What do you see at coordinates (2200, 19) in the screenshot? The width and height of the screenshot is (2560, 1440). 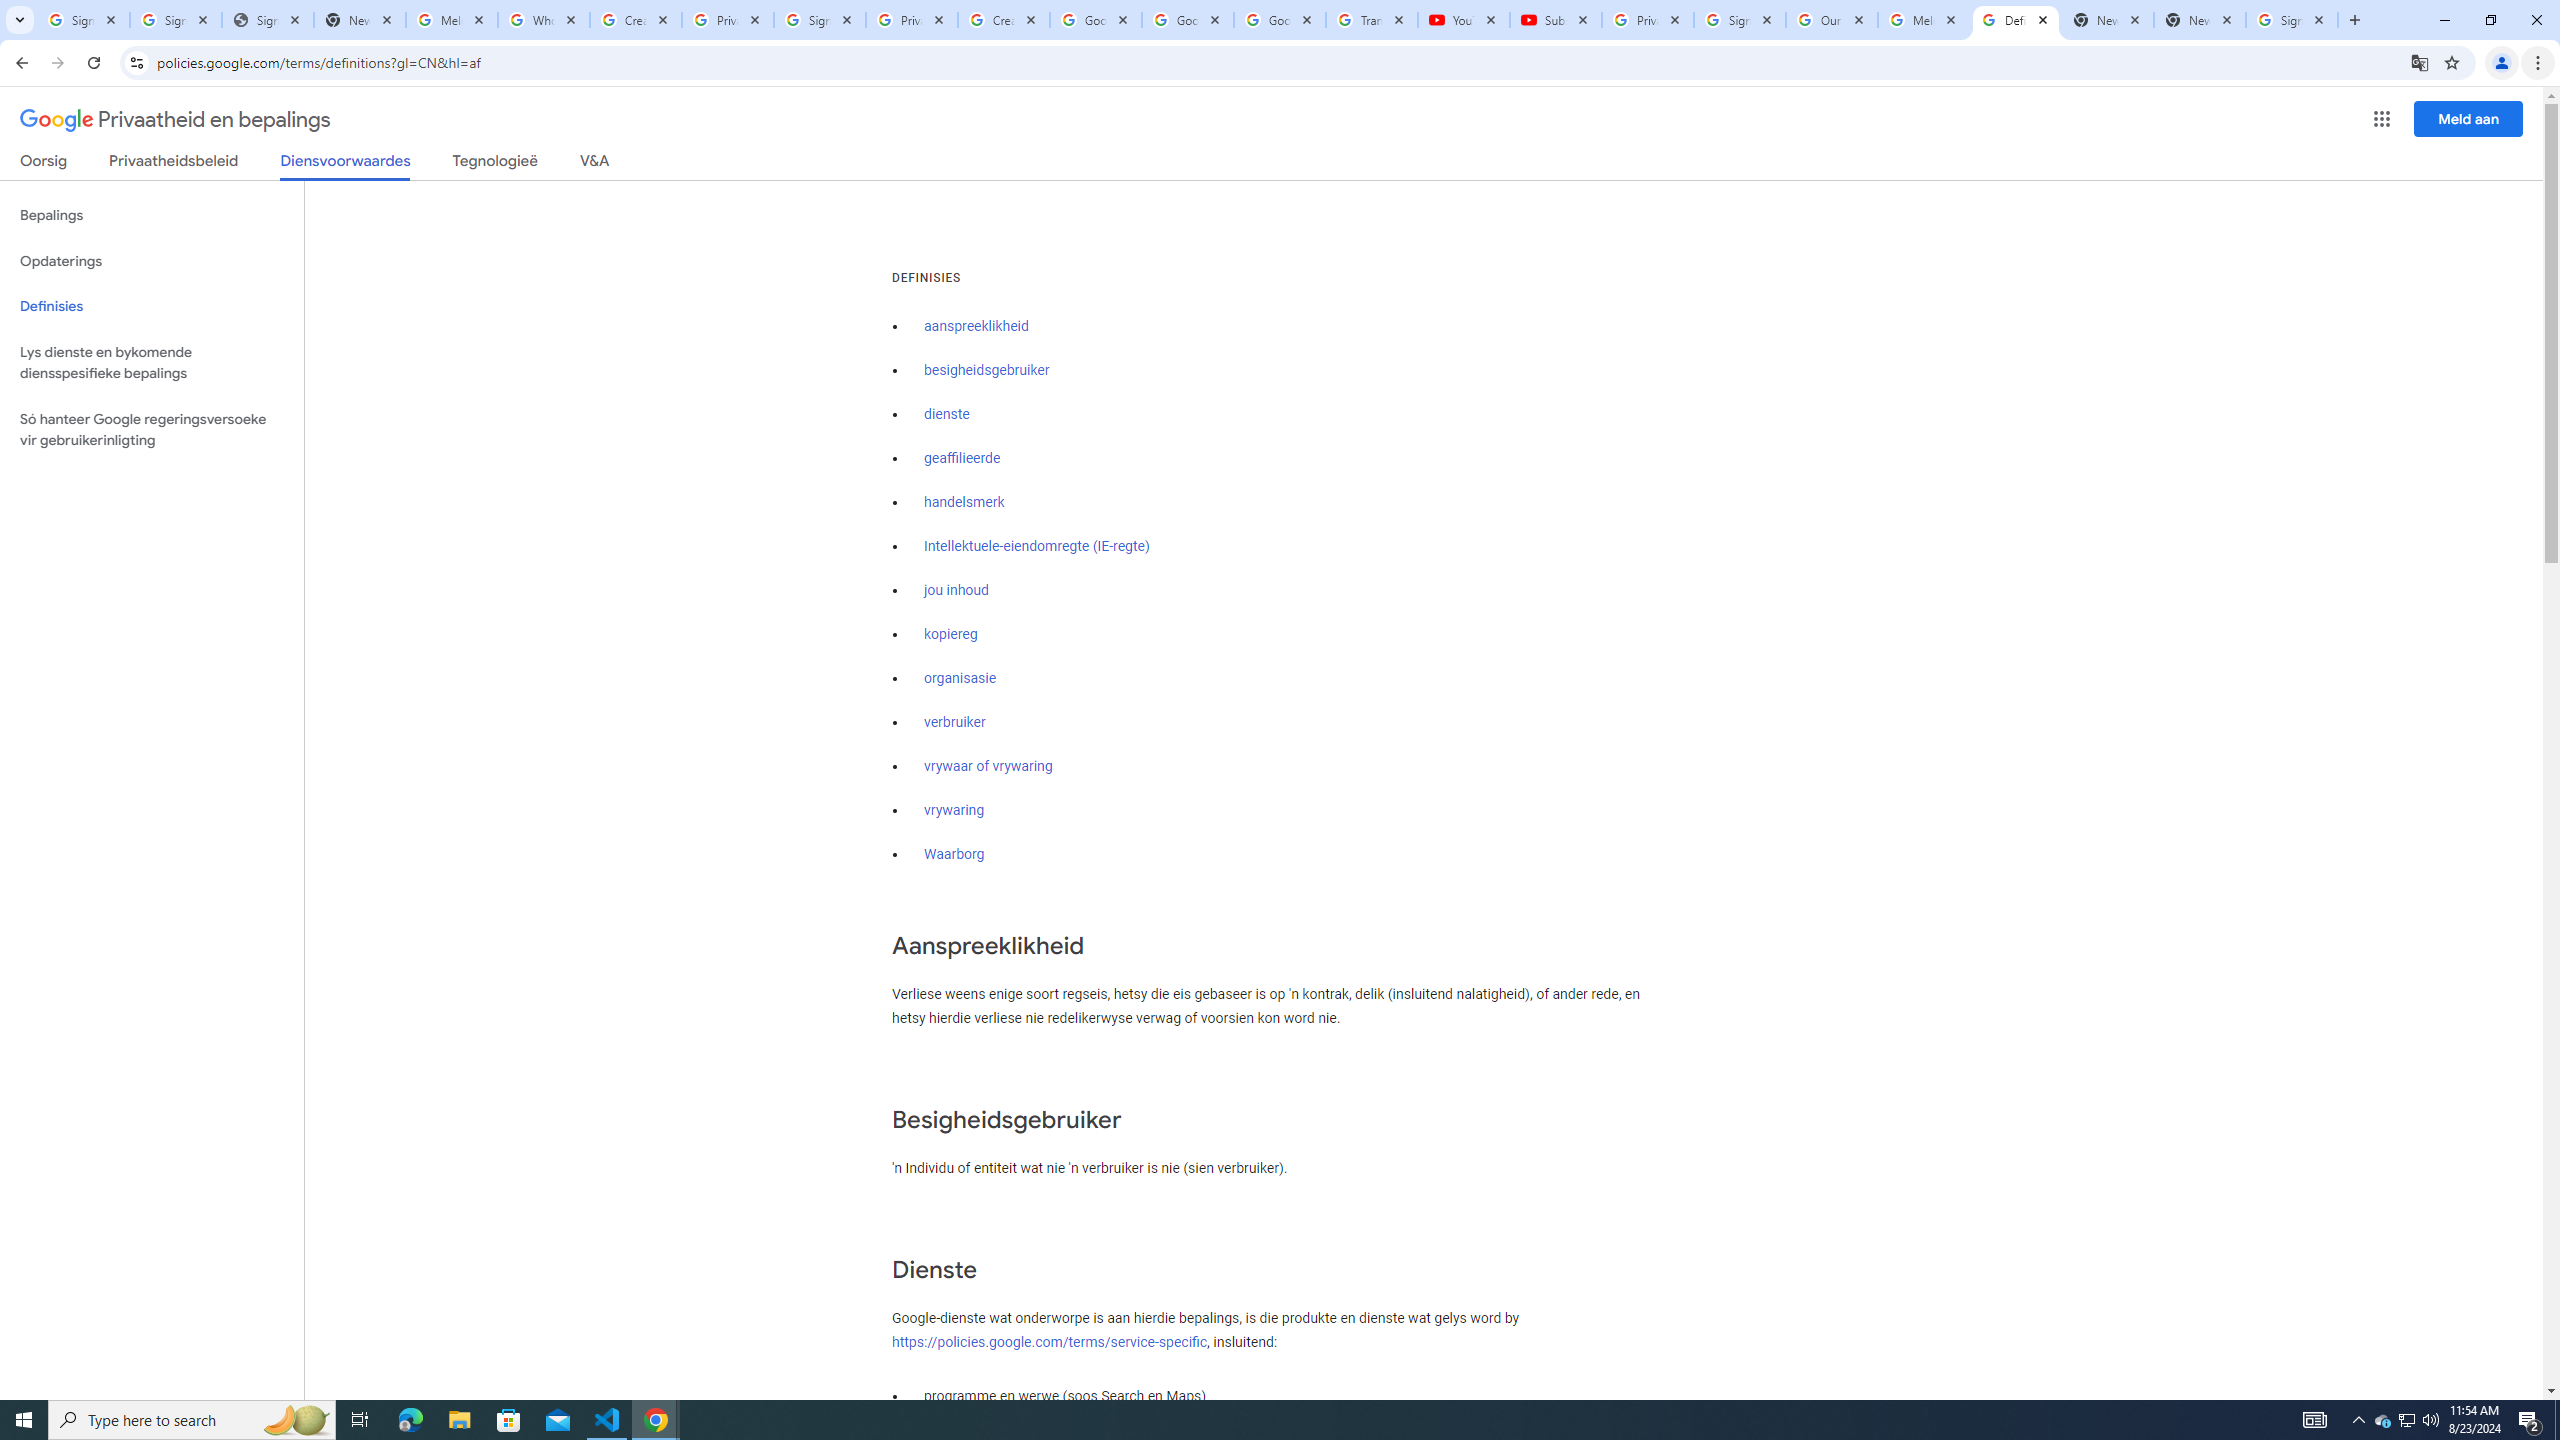 I see `'New Tab'` at bounding box center [2200, 19].